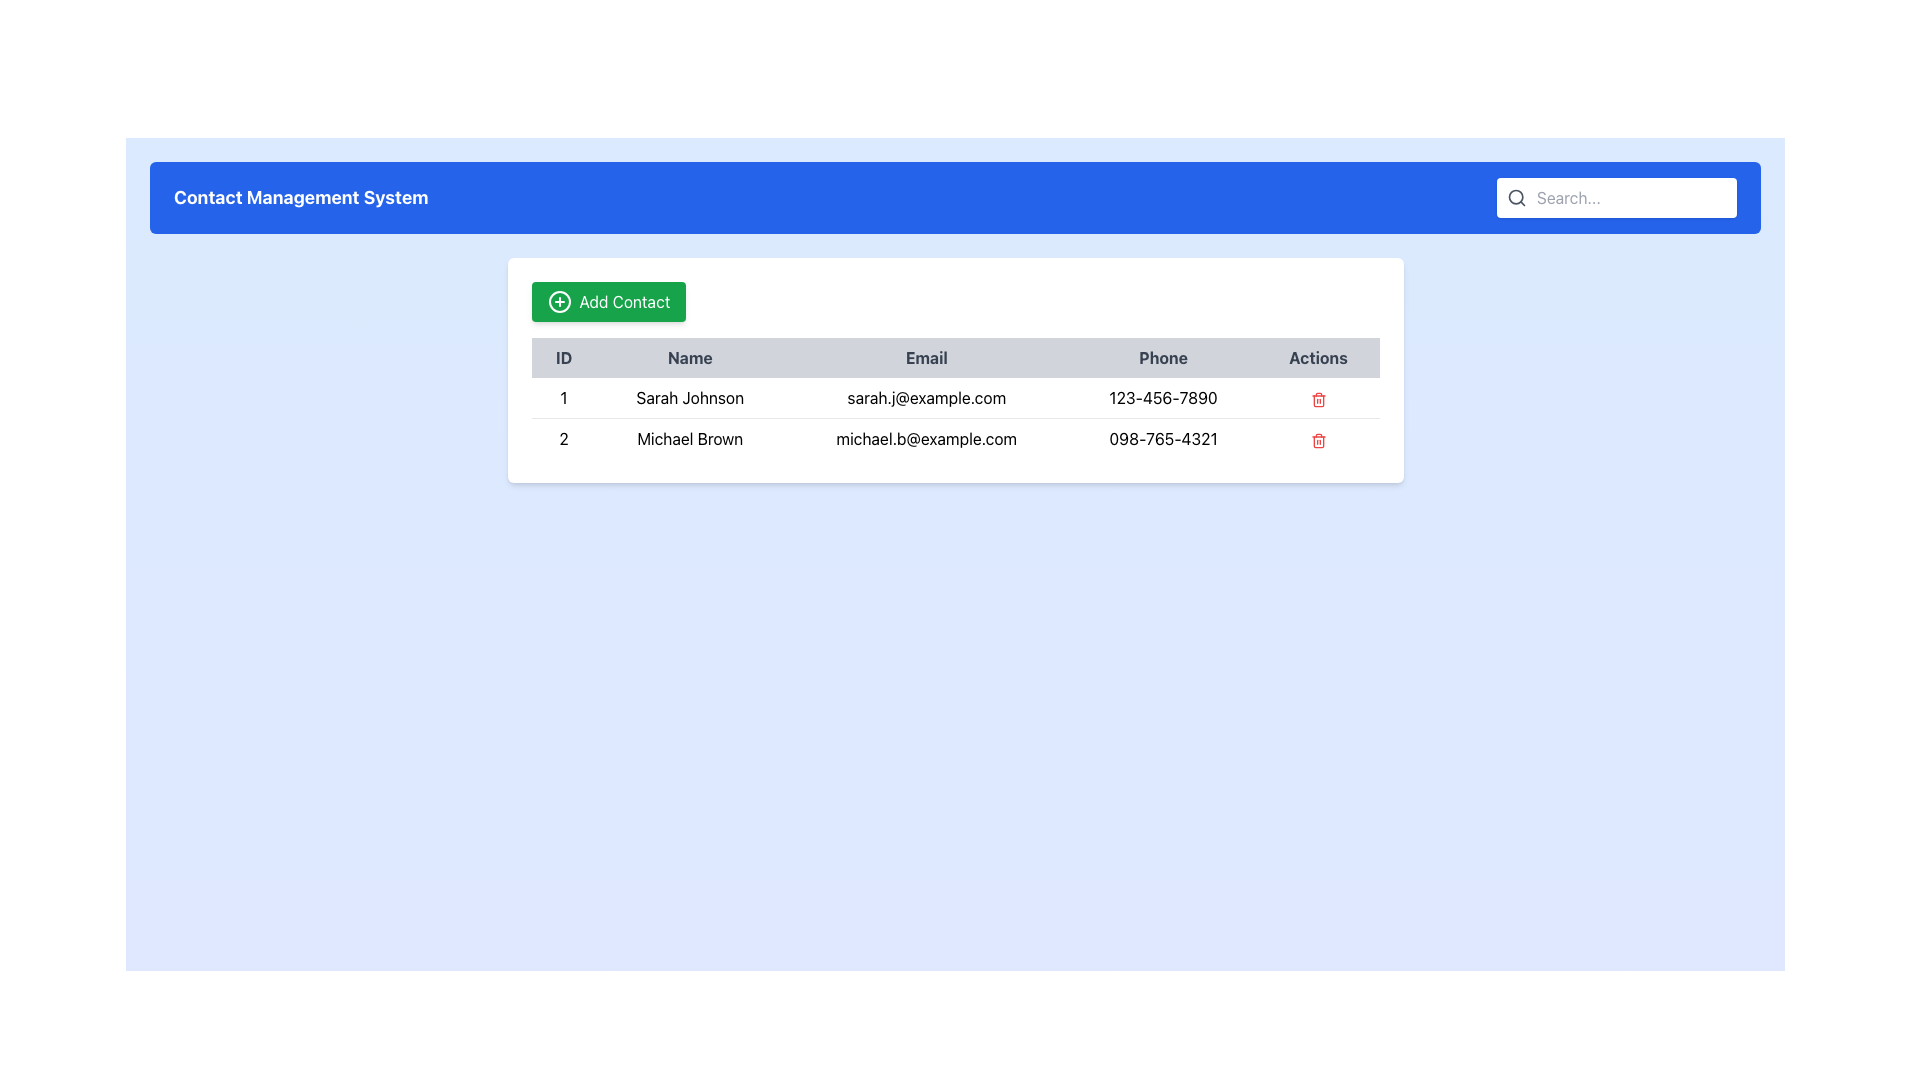 The image size is (1920, 1080). Describe the element at coordinates (1516, 197) in the screenshot. I see `the magnifying glass icon located inside the search input box labeled 'Search...'` at that location.